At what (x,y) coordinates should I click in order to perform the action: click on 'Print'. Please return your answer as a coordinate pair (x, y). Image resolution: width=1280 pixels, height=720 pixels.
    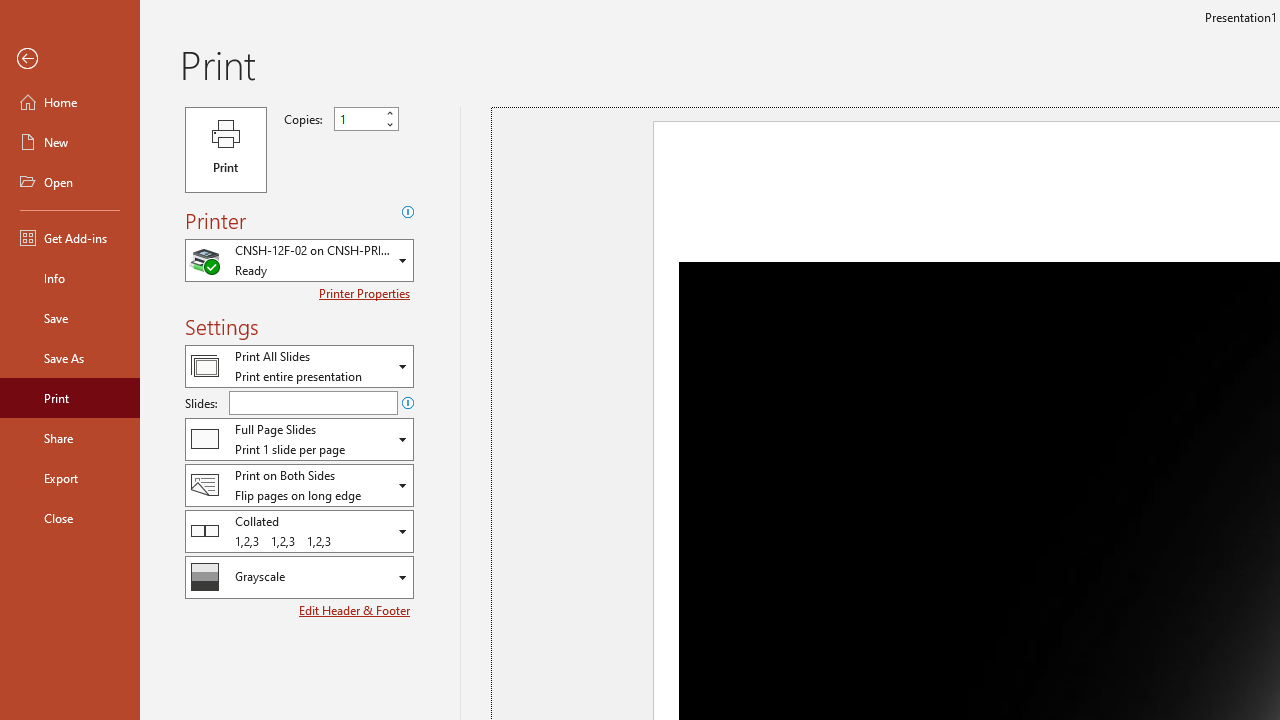
    Looking at the image, I should click on (69, 398).